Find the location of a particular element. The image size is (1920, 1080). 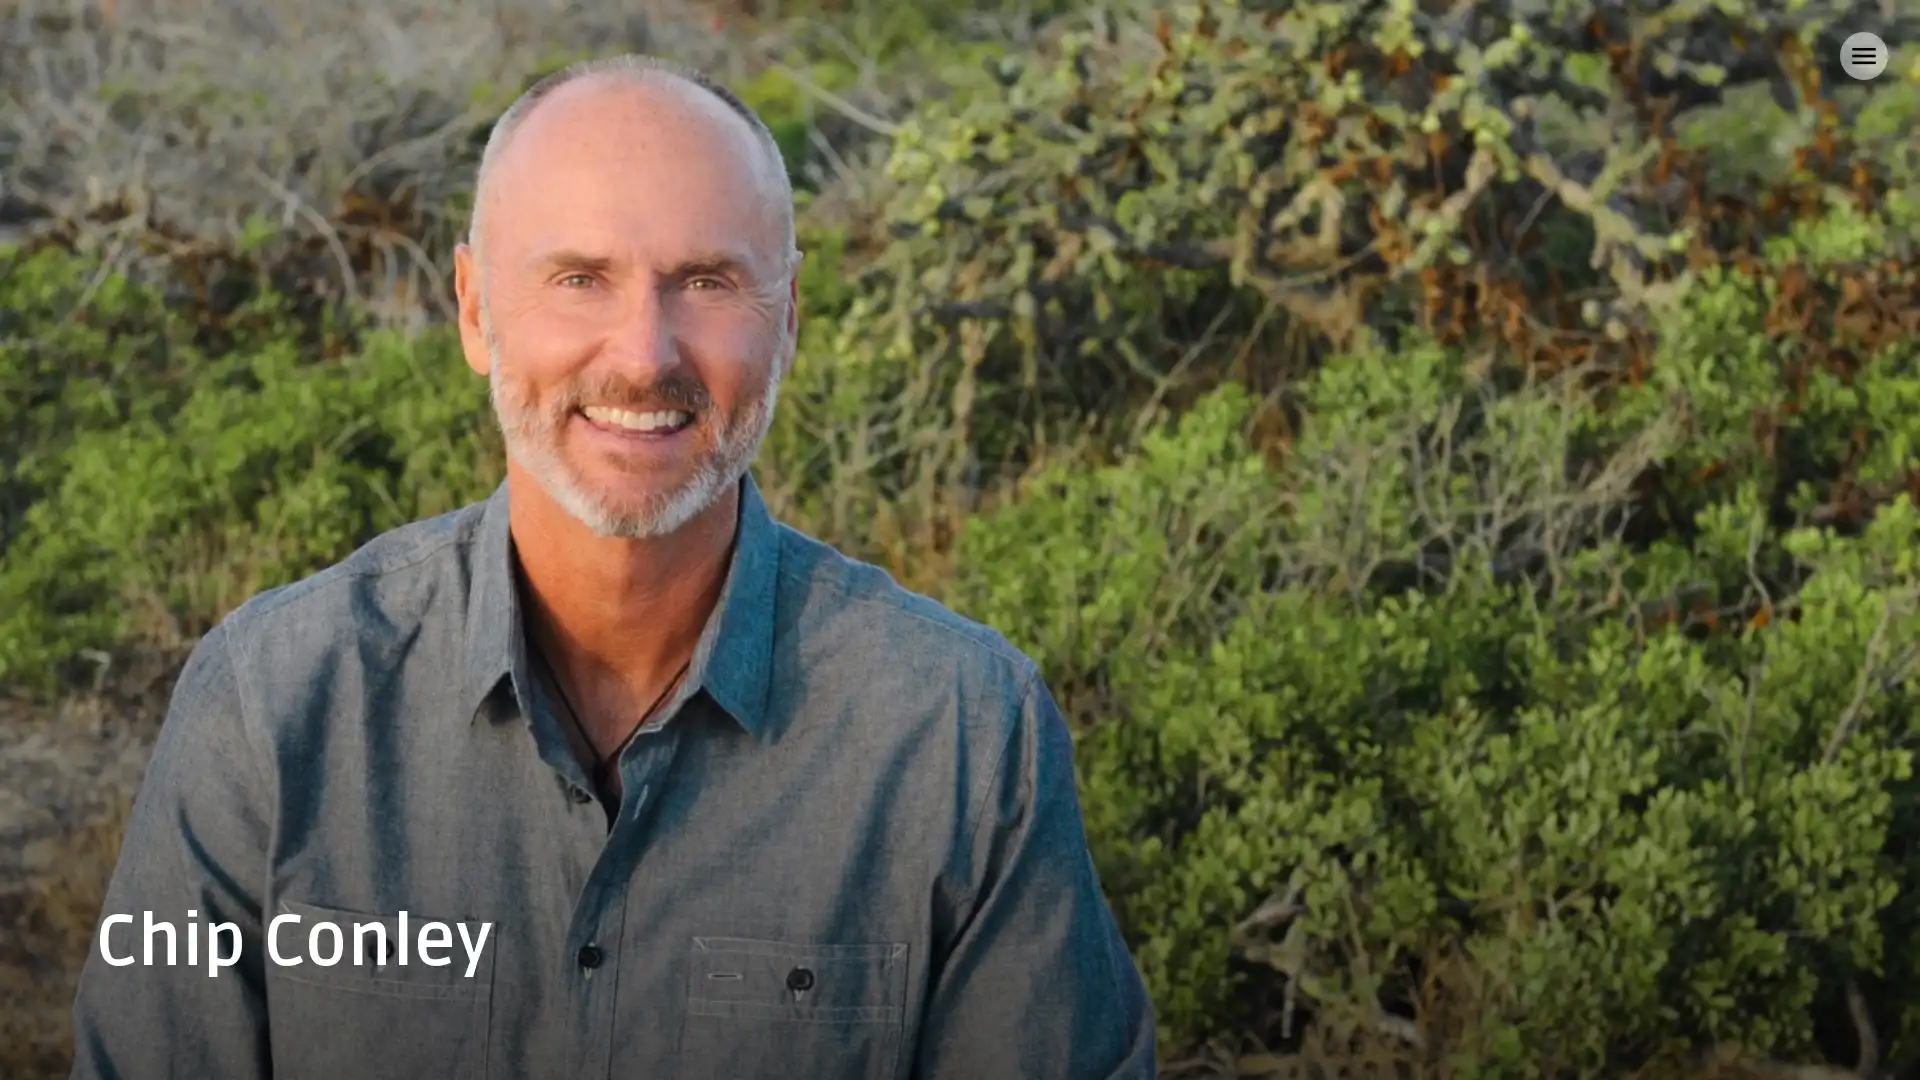

MENU CLOSE is located at coordinates (1862, 55).